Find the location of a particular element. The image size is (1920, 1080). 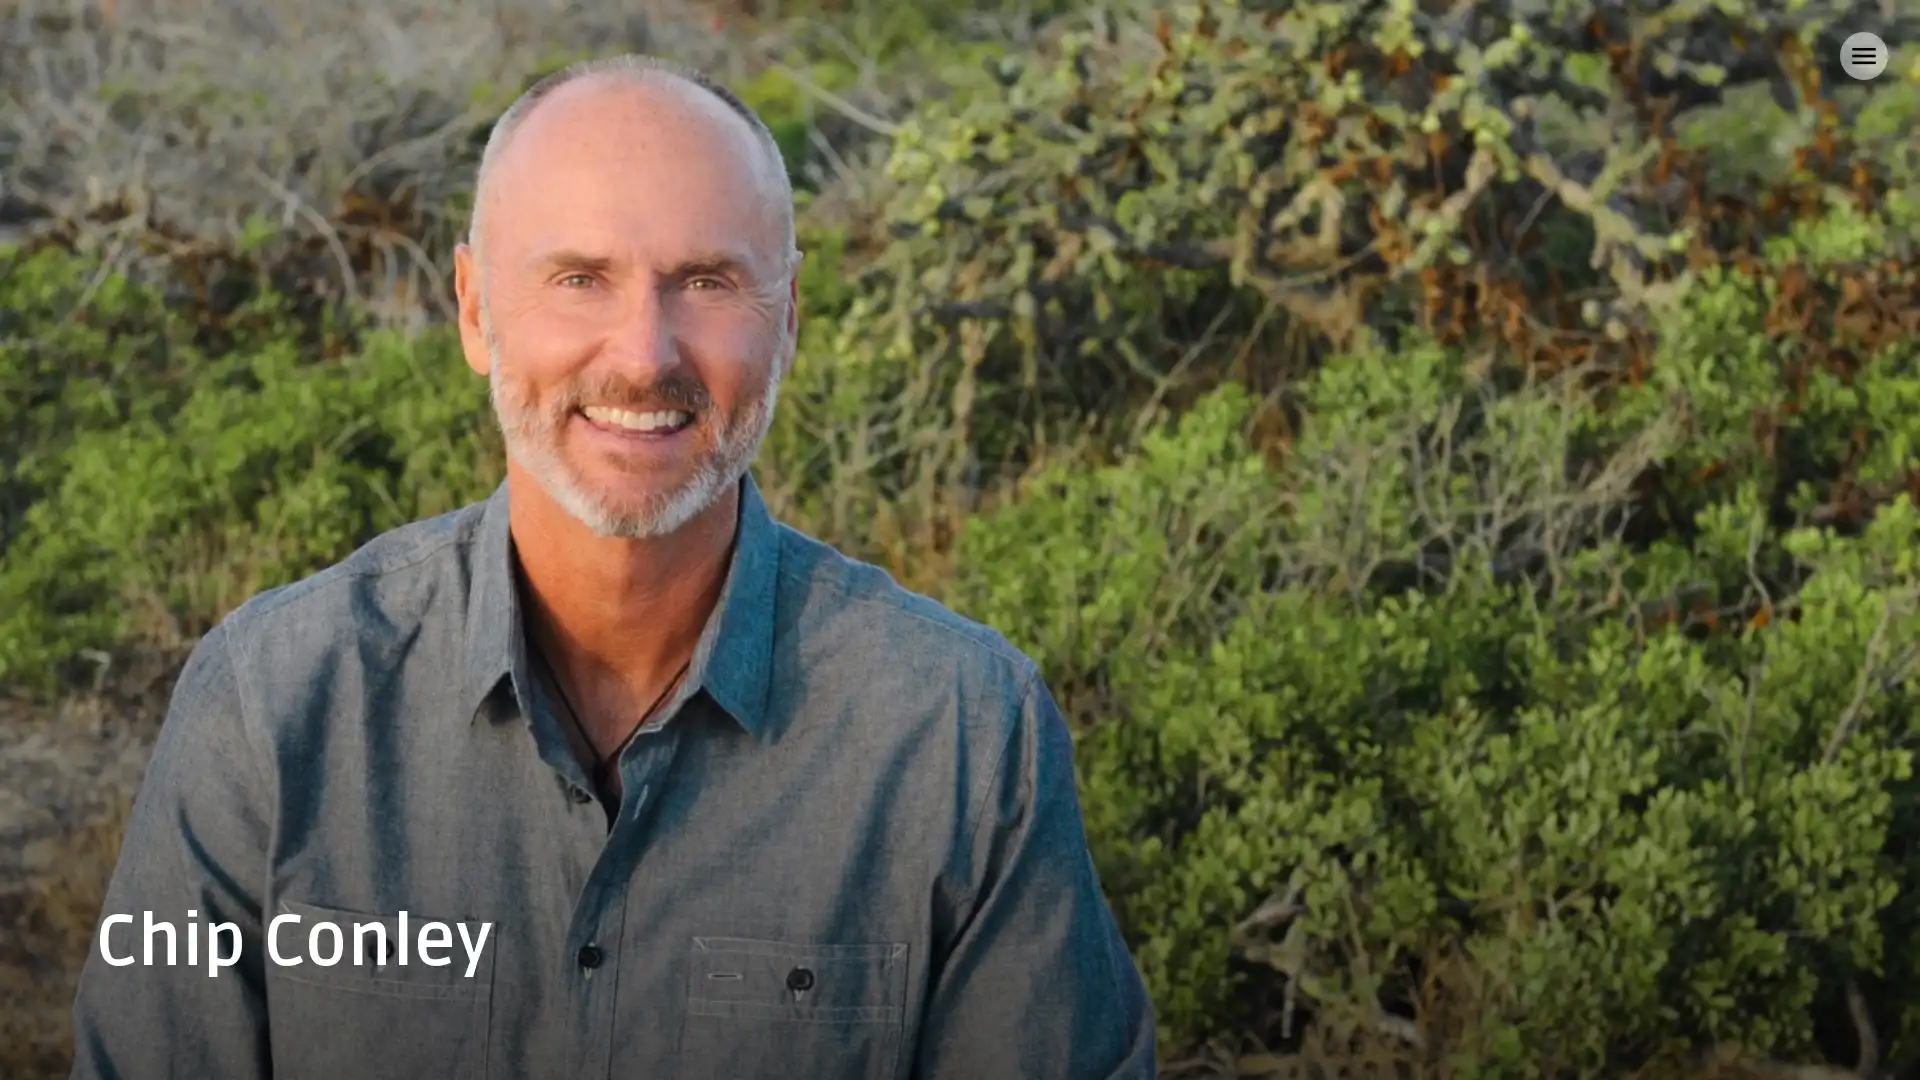

MENU CLOSE is located at coordinates (1862, 55).